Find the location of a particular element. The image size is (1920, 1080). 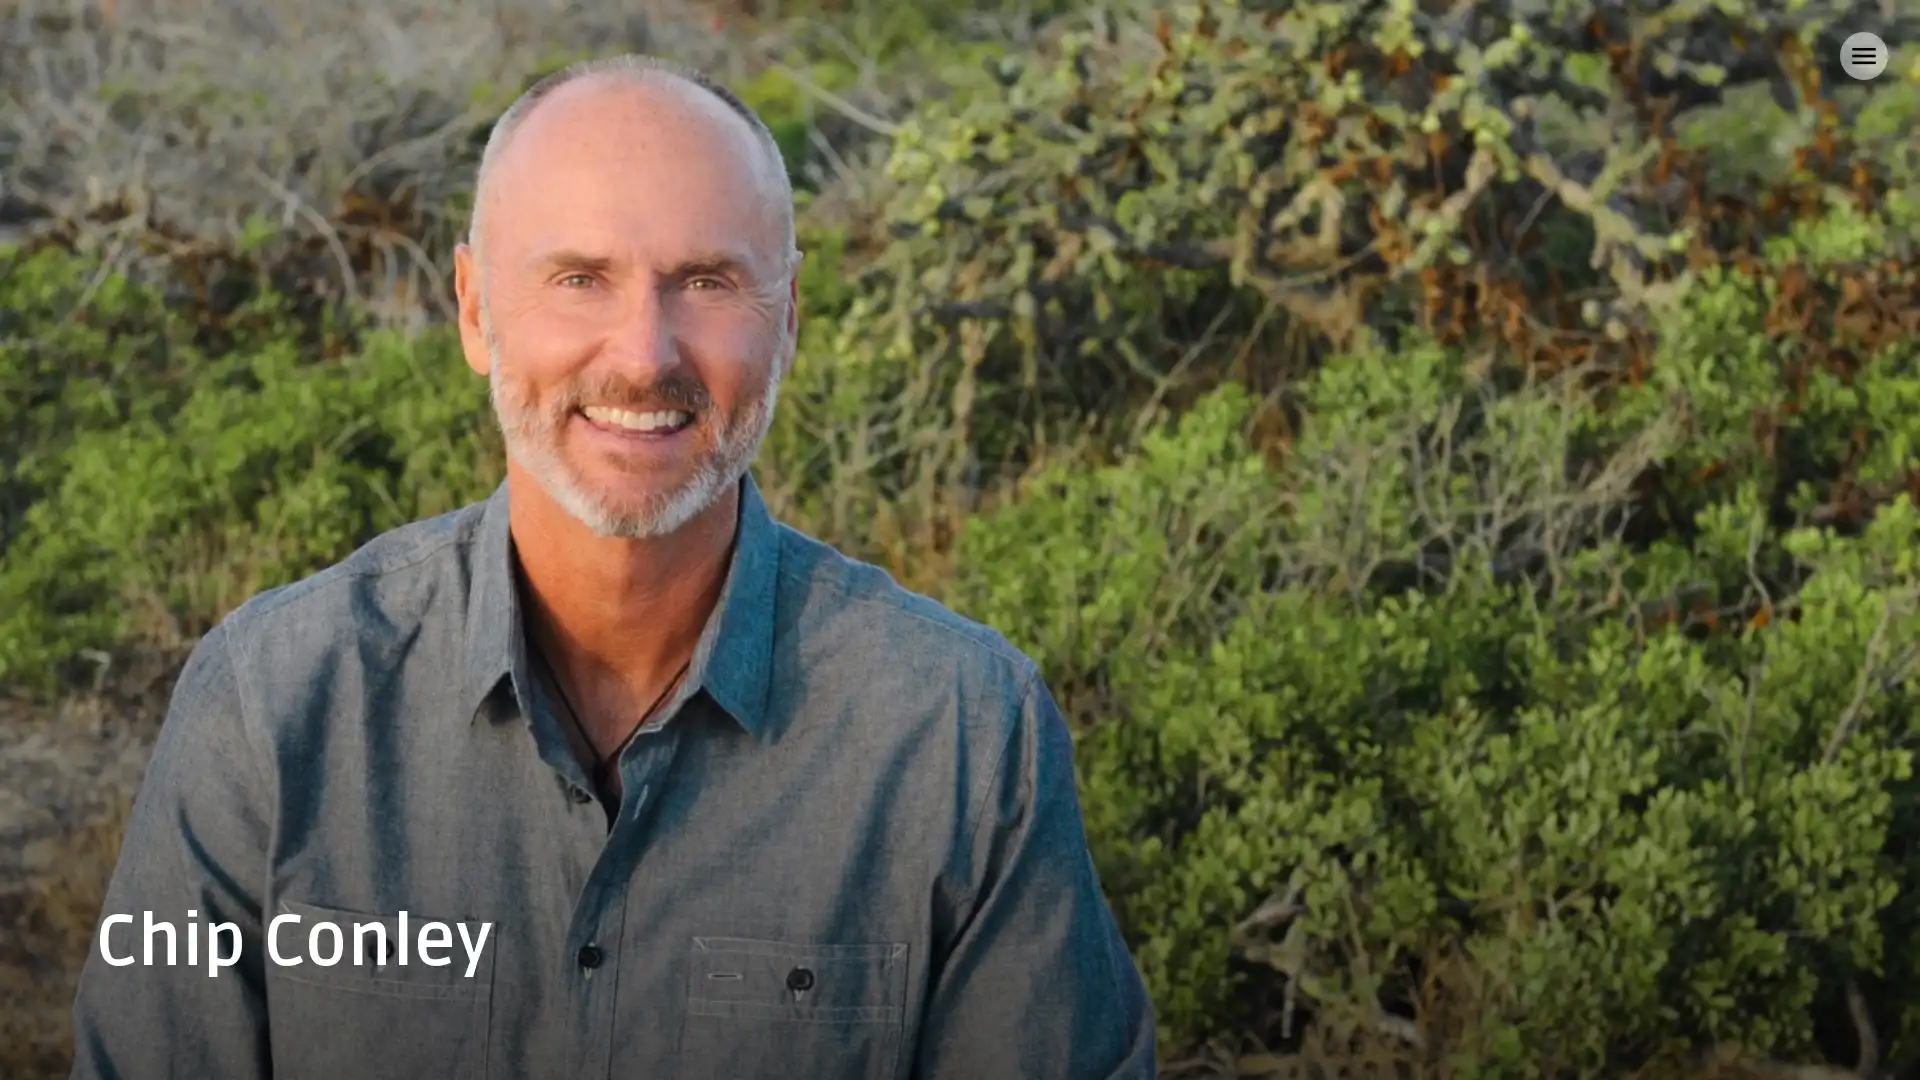

MENU CLOSE is located at coordinates (1862, 55).